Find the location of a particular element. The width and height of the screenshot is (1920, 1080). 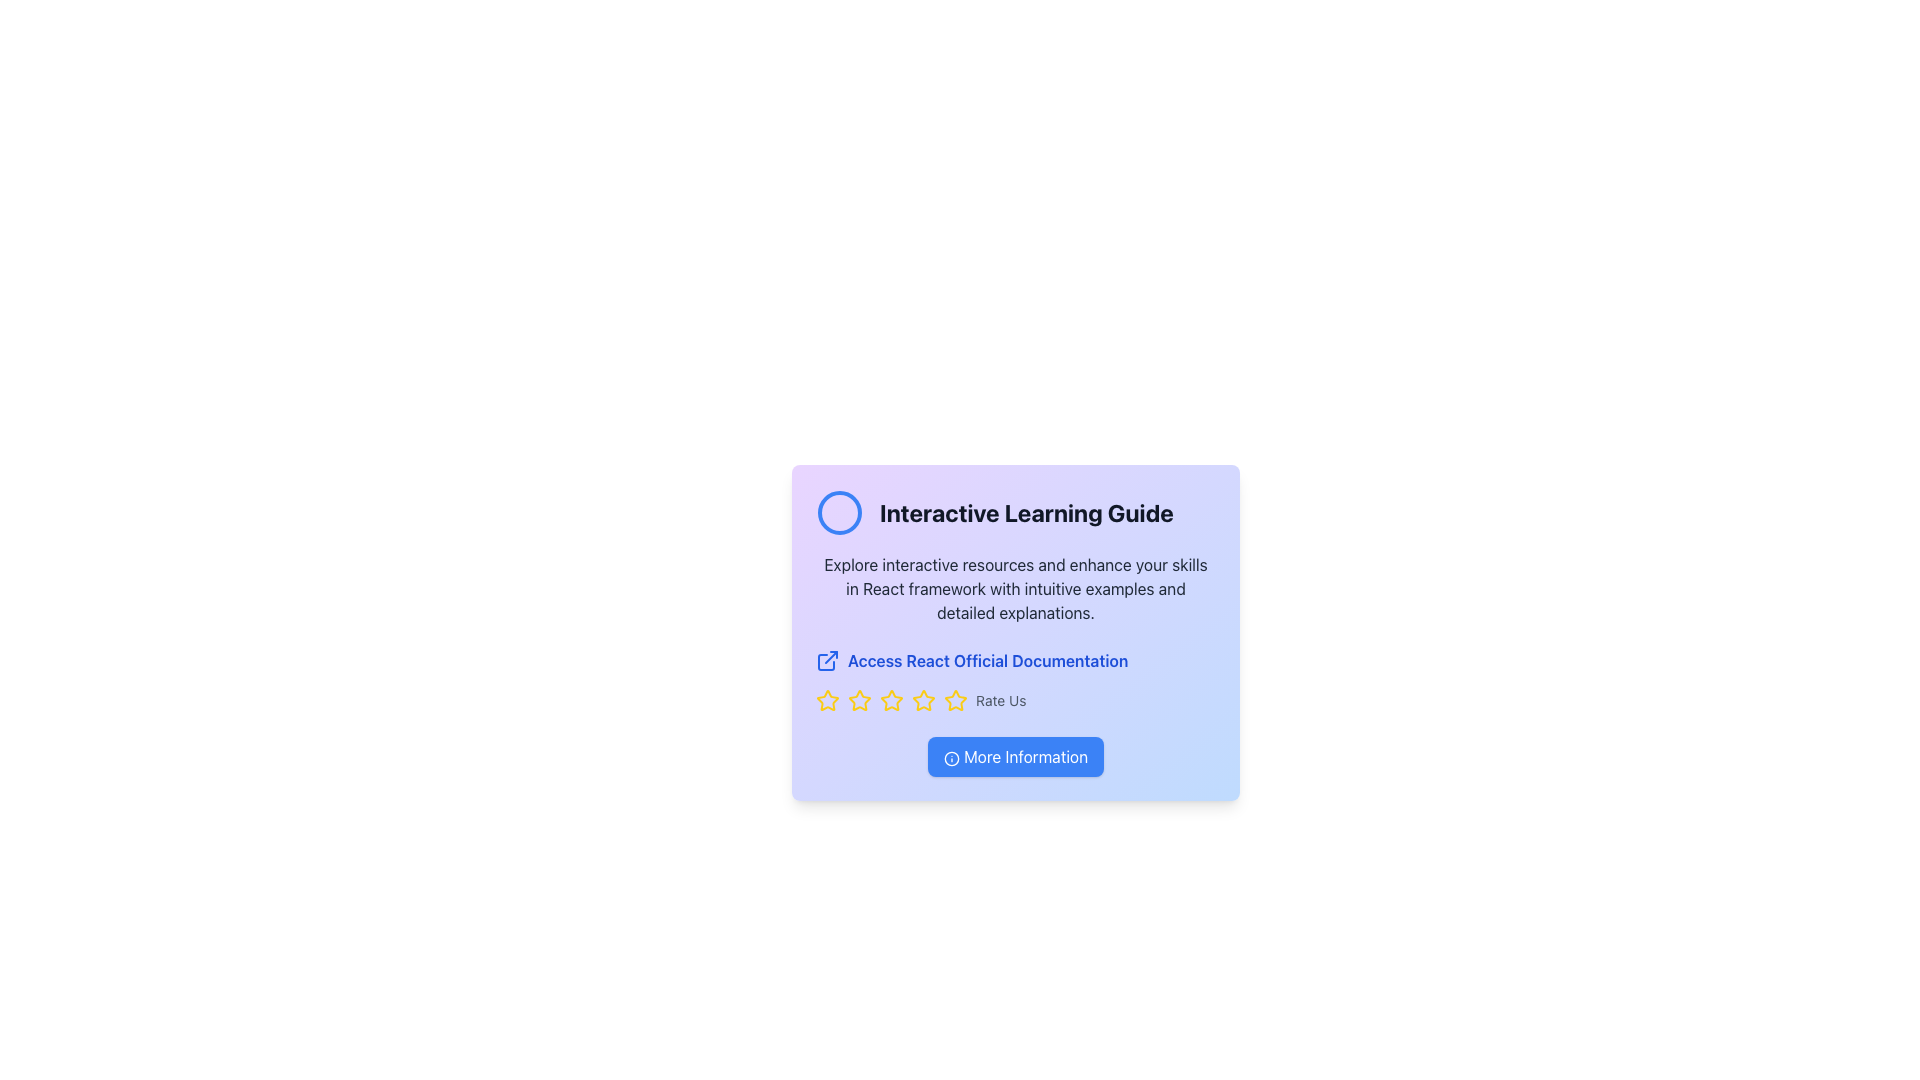

the fifth star in the rating system, located just above the 'Rate Us' text is located at coordinates (891, 700).